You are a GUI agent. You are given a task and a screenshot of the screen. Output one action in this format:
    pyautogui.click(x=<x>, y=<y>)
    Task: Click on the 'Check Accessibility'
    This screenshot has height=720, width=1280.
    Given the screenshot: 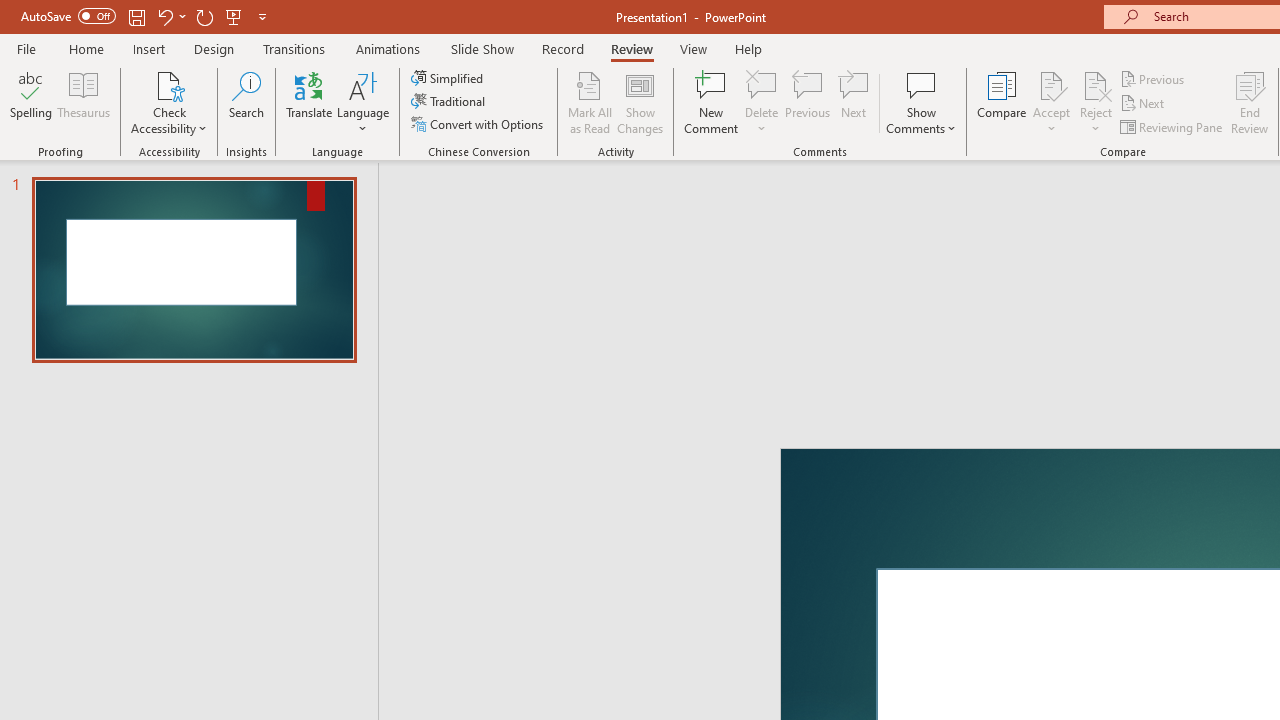 What is the action you would take?
    pyautogui.click(x=169, y=103)
    